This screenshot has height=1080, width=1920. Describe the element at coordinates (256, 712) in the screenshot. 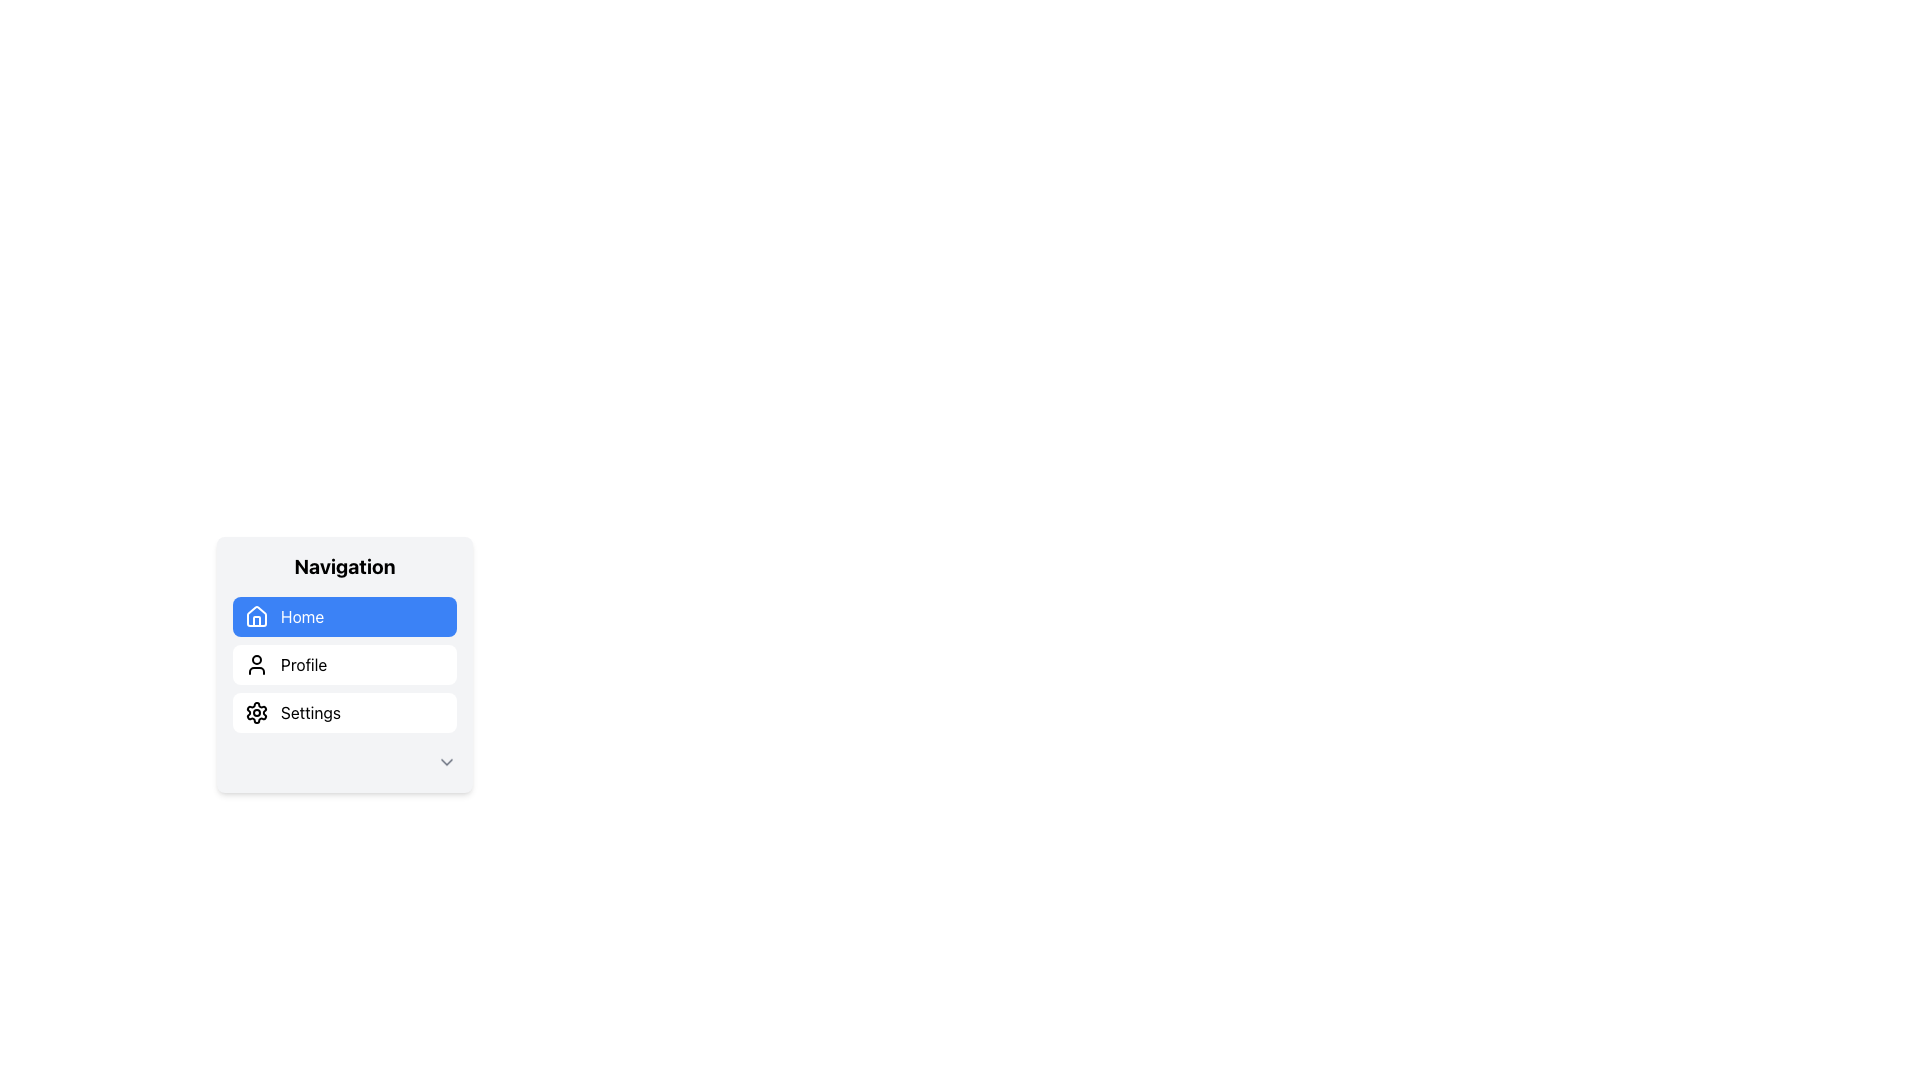

I see `the gear icon located within the 'Settings' button area` at that location.